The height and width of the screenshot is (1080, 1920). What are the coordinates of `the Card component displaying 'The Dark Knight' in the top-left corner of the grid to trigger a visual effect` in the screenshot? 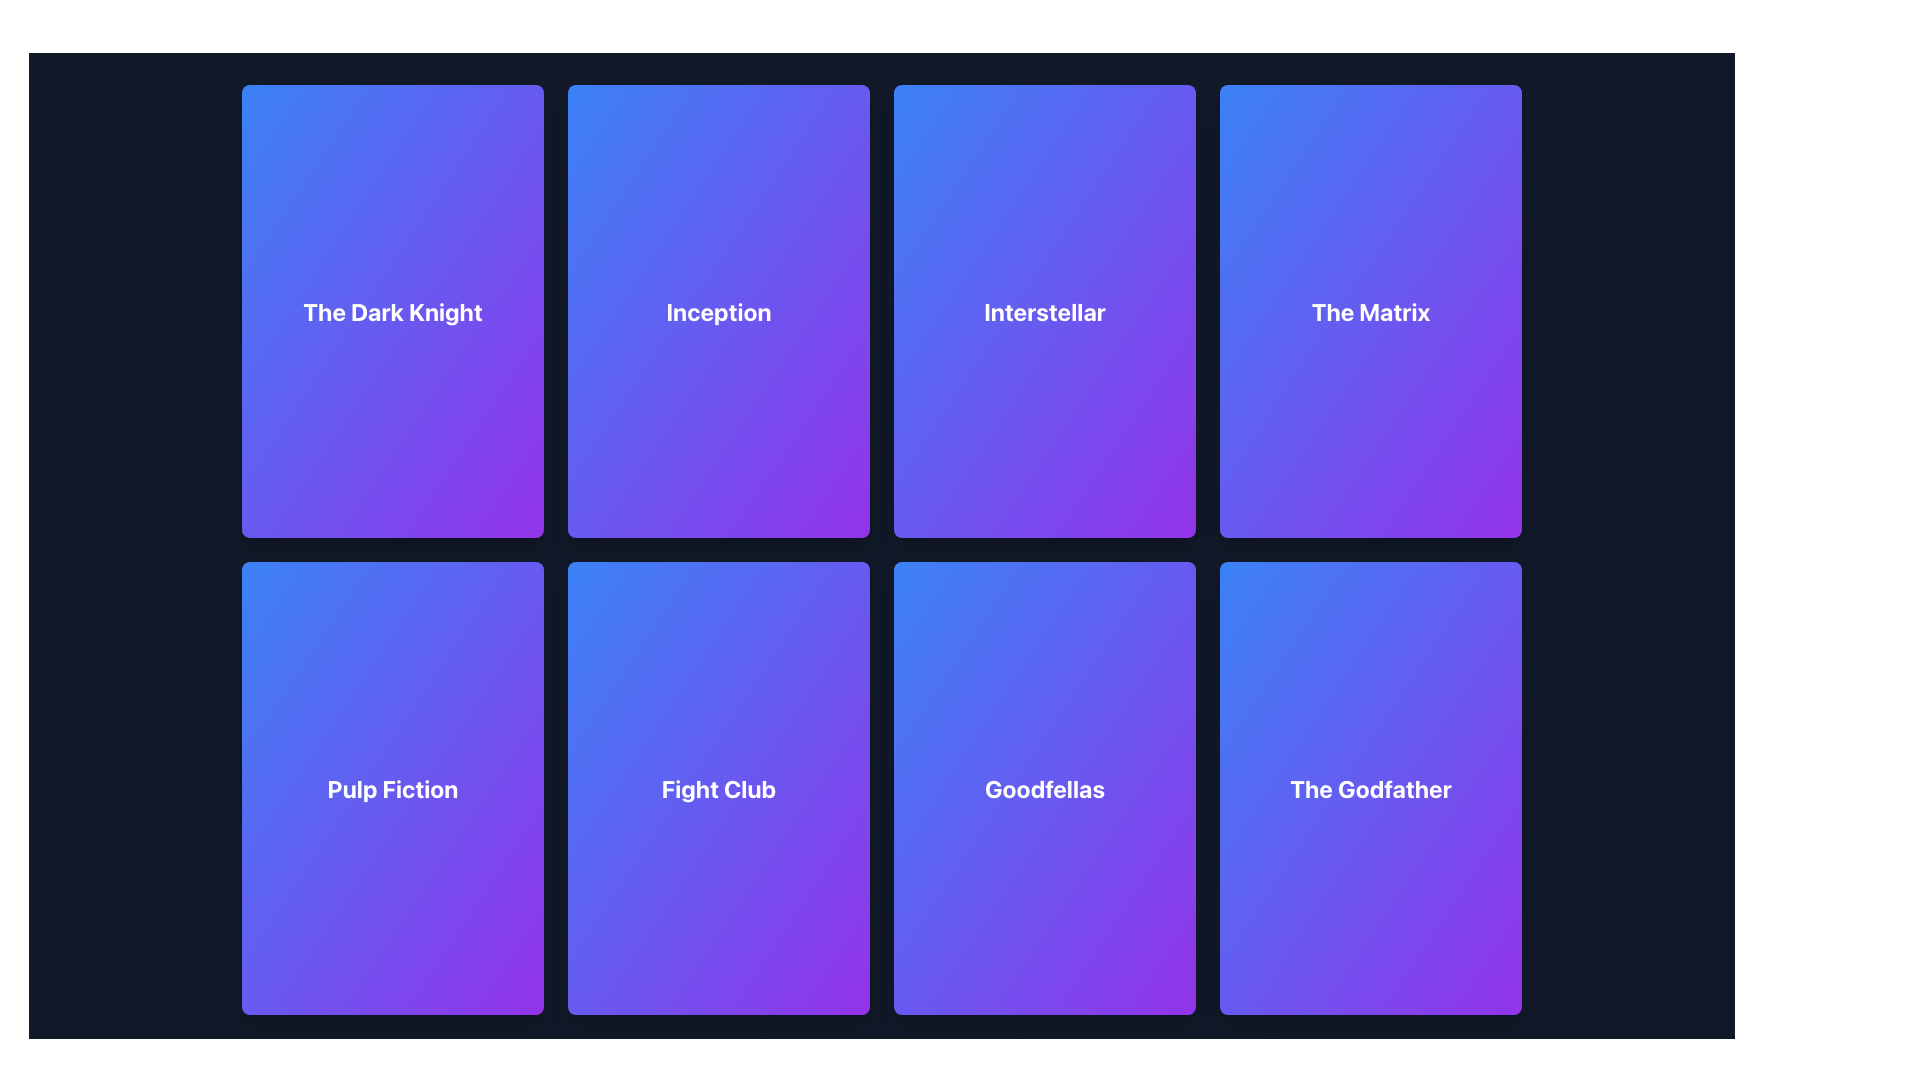 It's located at (393, 311).